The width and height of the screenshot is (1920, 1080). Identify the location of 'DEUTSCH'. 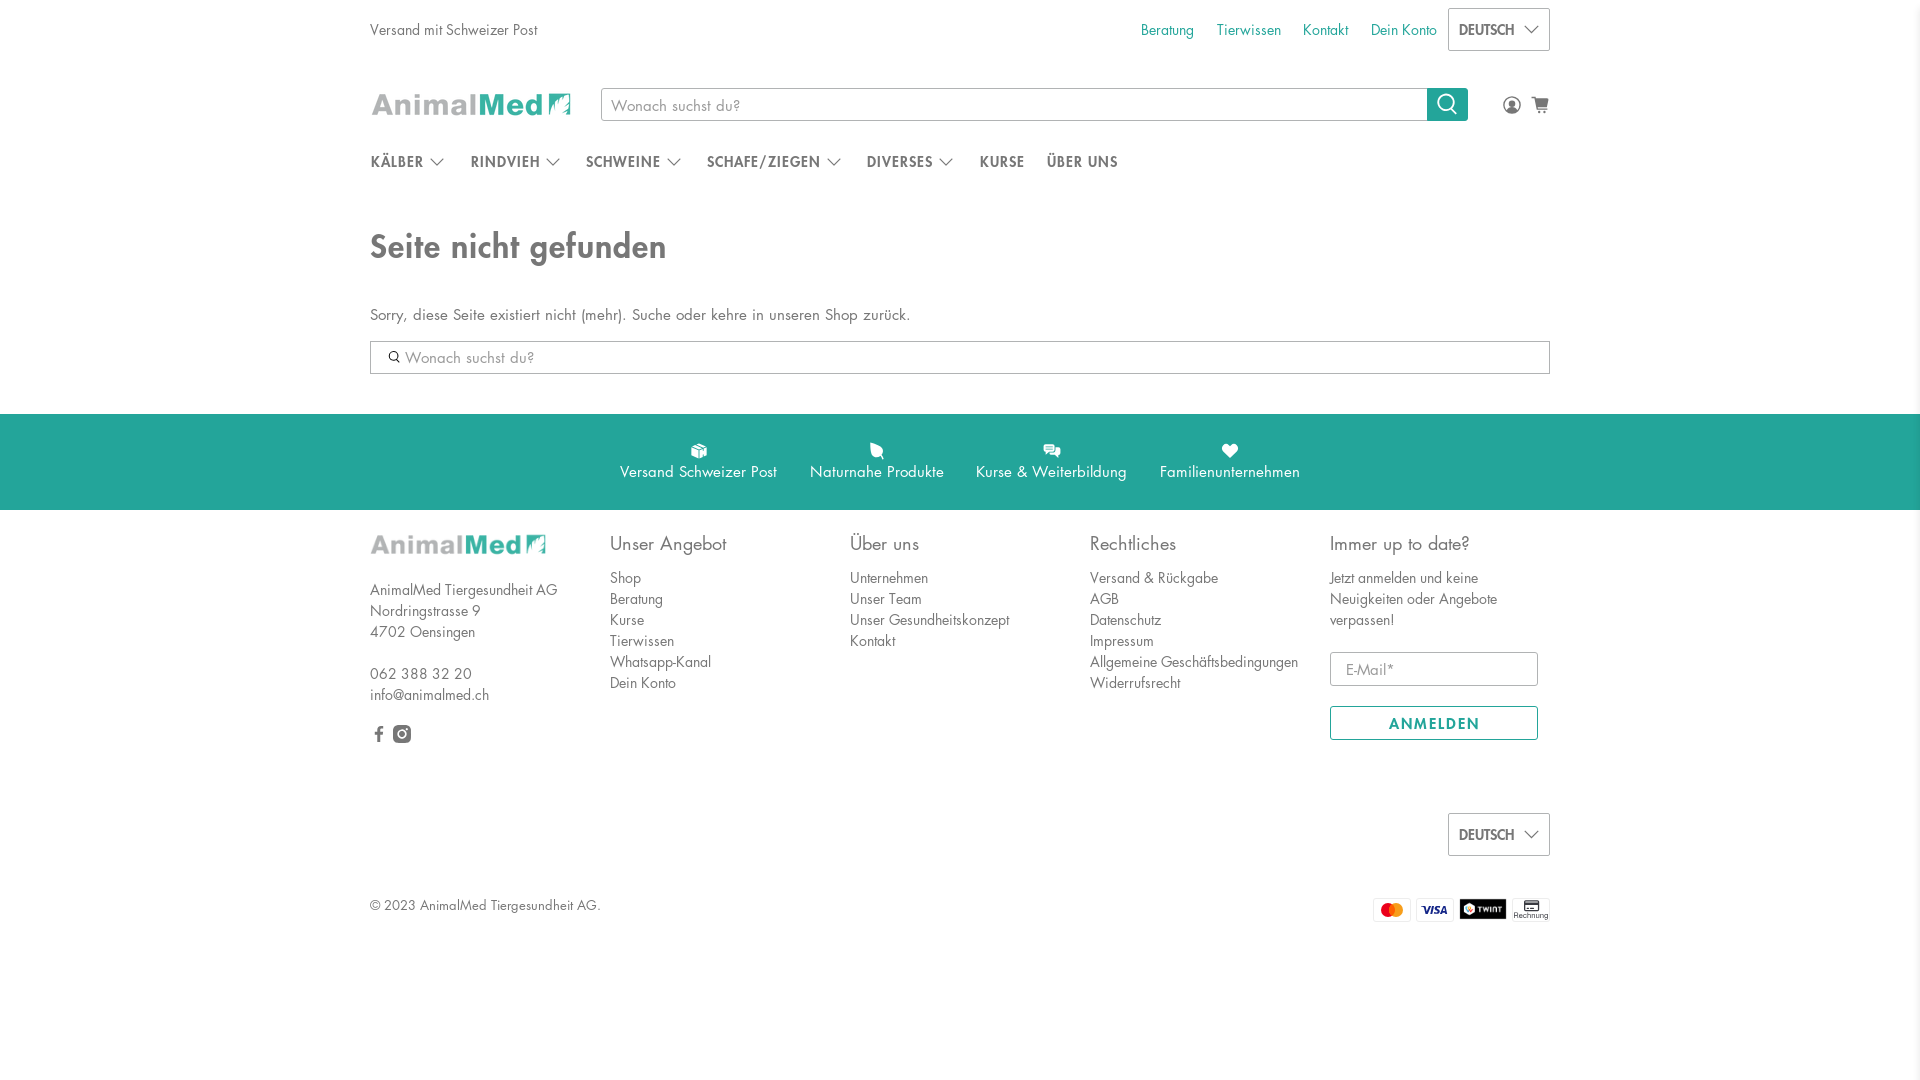
(1498, 29).